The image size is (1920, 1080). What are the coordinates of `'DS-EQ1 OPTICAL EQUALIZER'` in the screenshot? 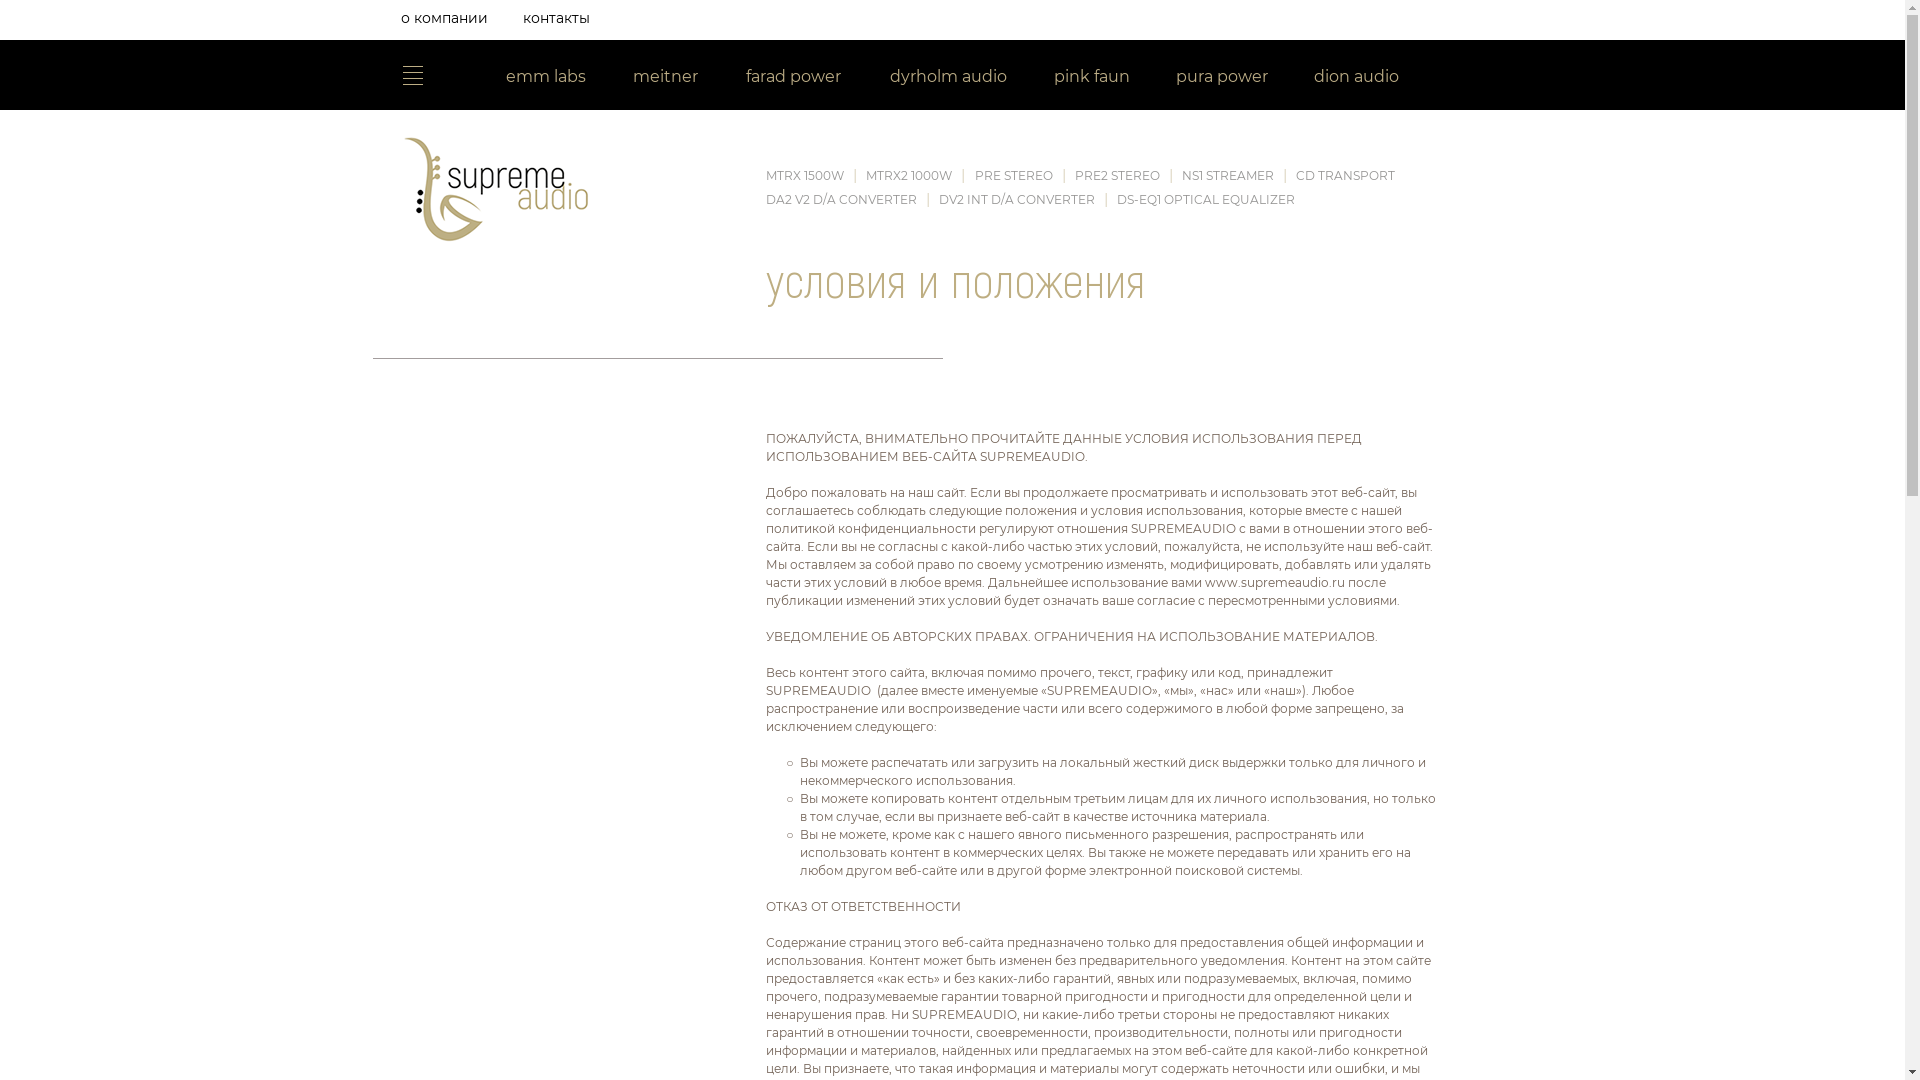 It's located at (1204, 199).